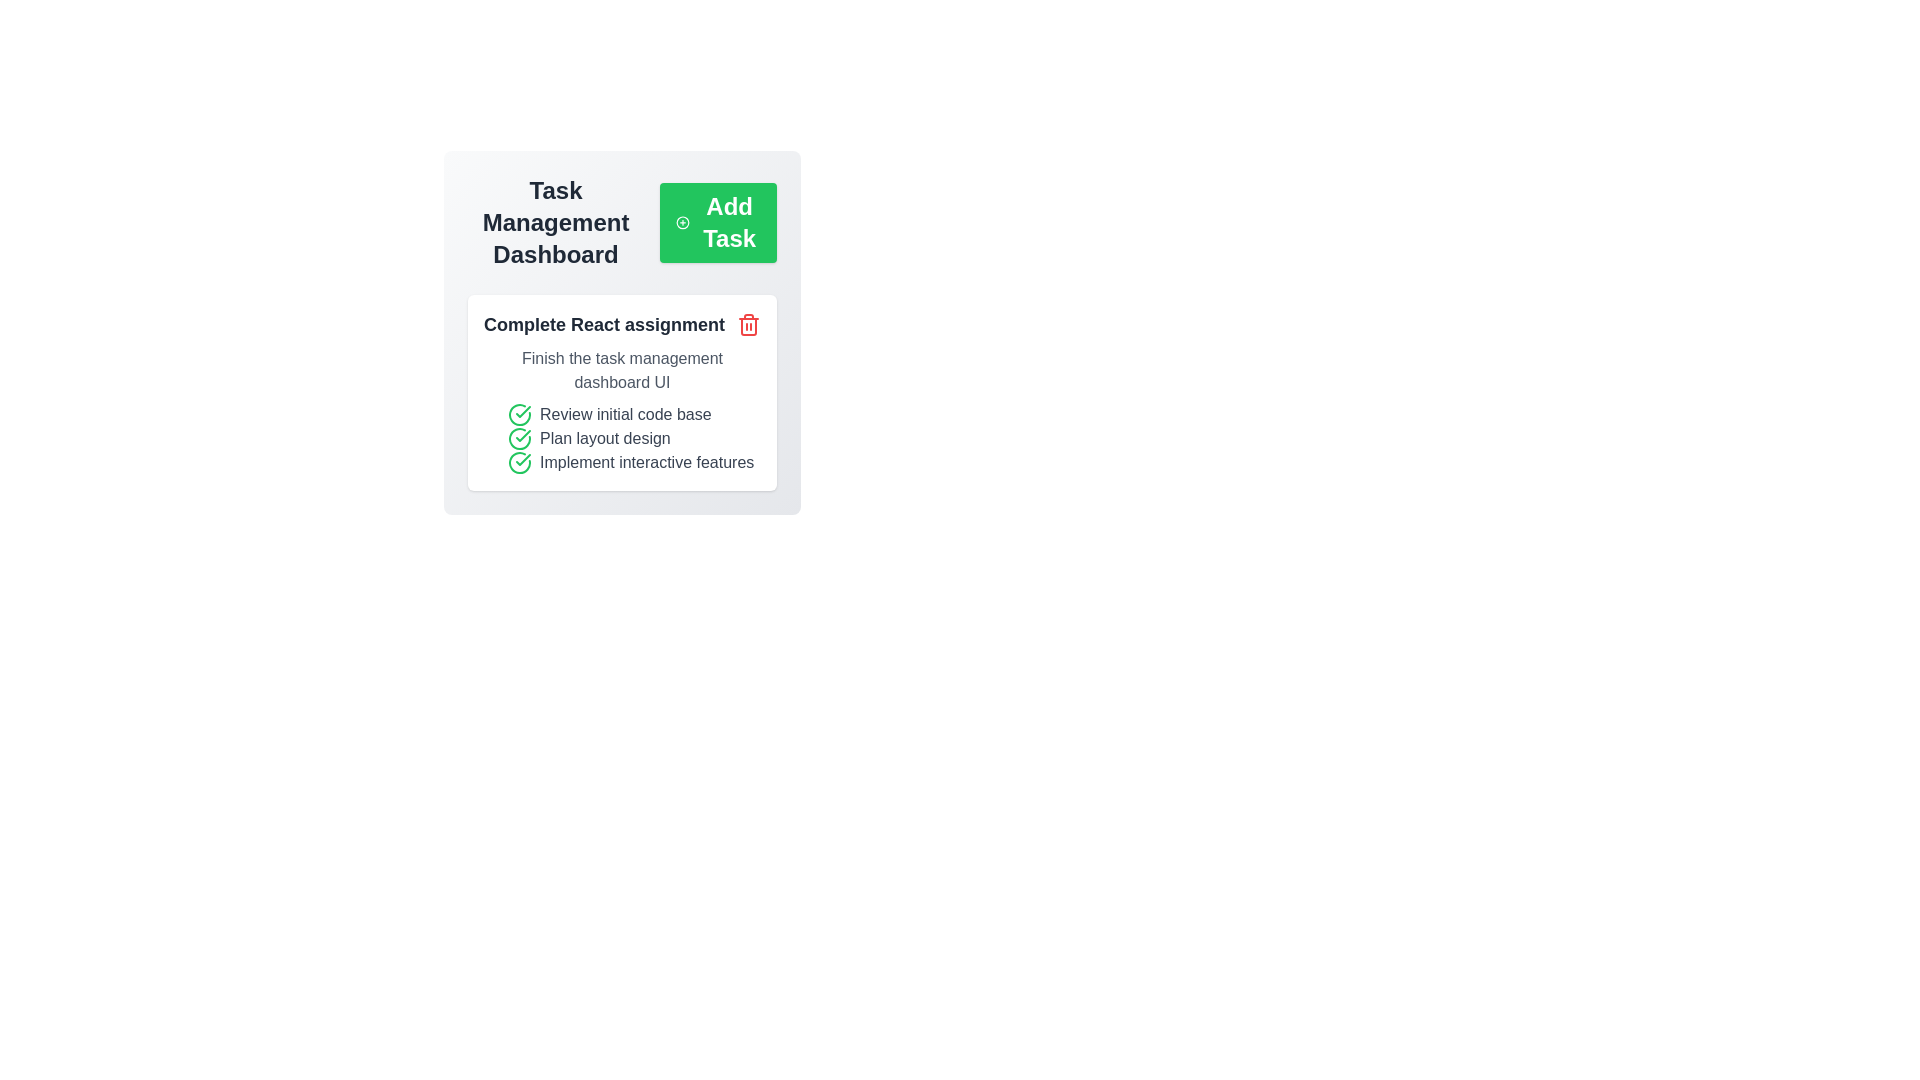 Image resolution: width=1920 pixels, height=1080 pixels. I want to click on the SVG icon resembling a green circle with a check mark indicating a completed task, located to the left of the text 'Plan layout design', so click(519, 438).